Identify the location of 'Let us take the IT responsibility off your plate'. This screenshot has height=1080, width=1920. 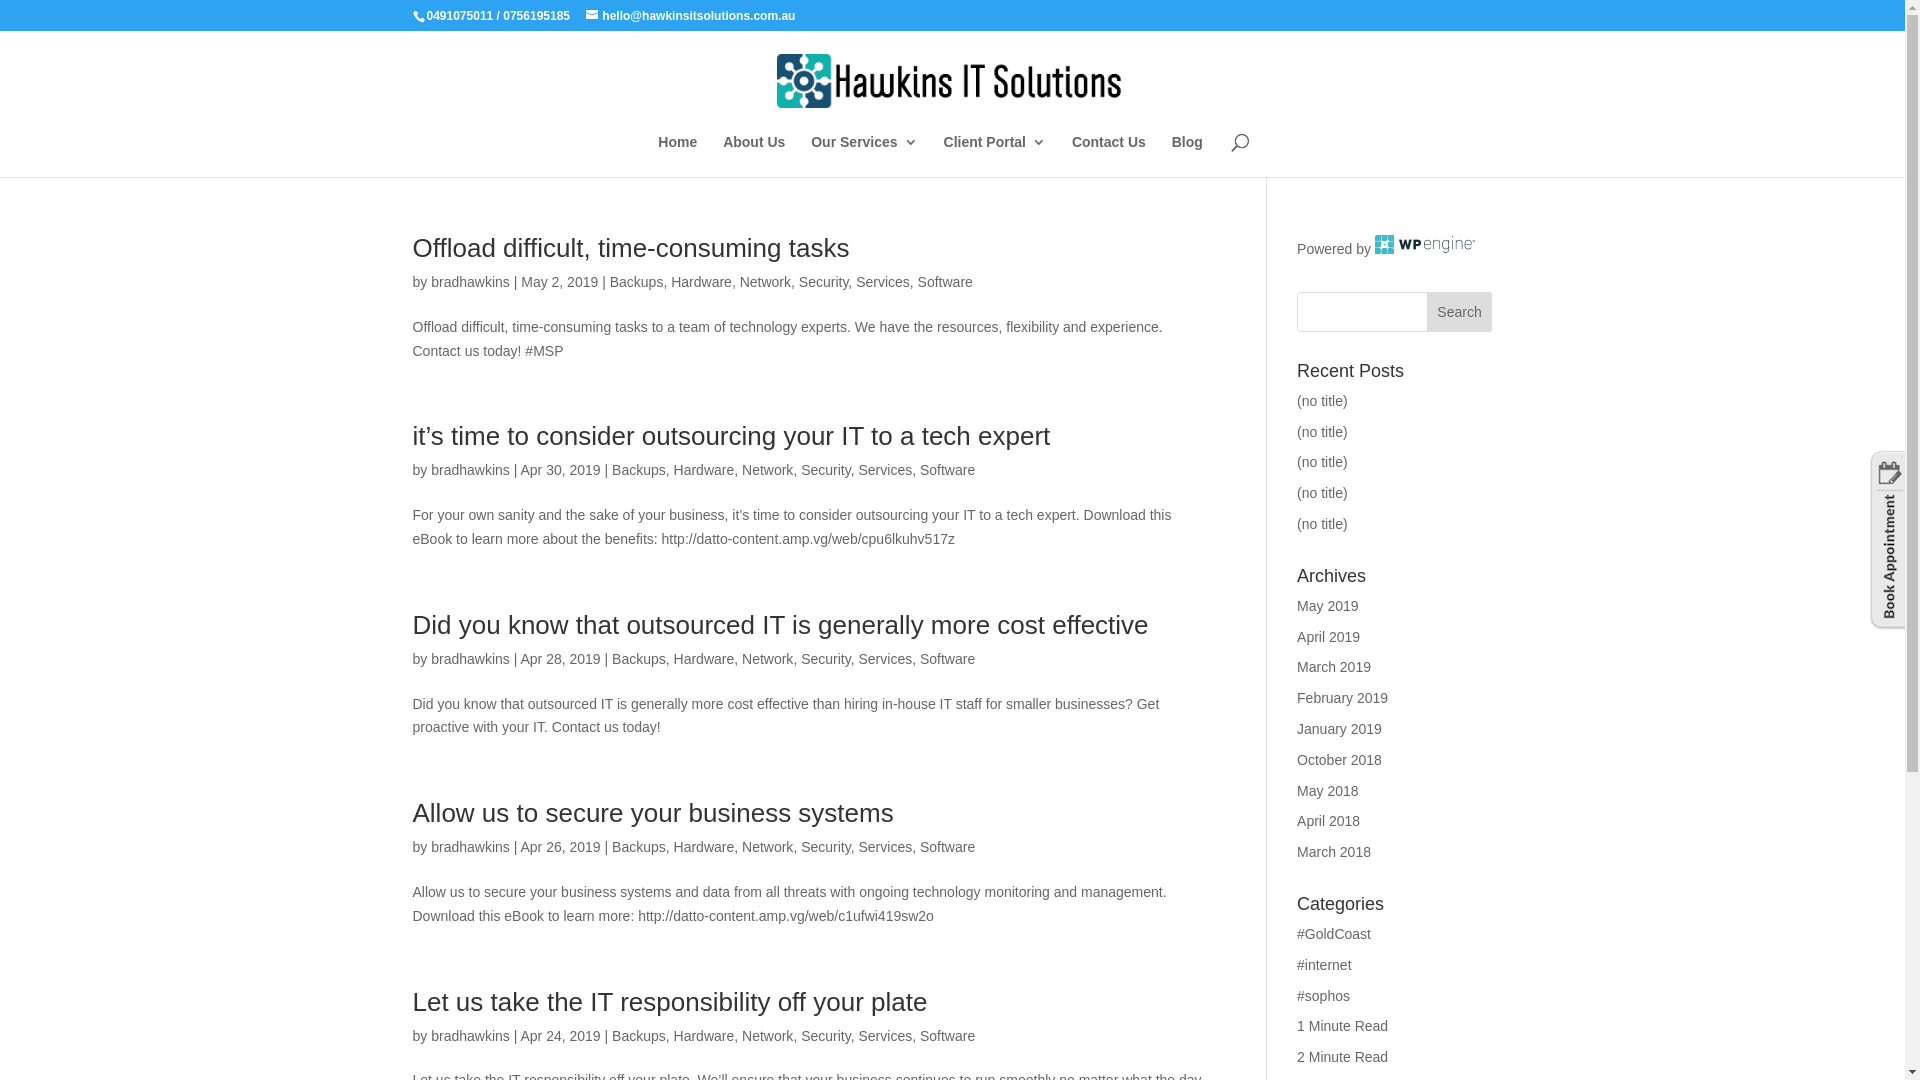
(669, 1002).